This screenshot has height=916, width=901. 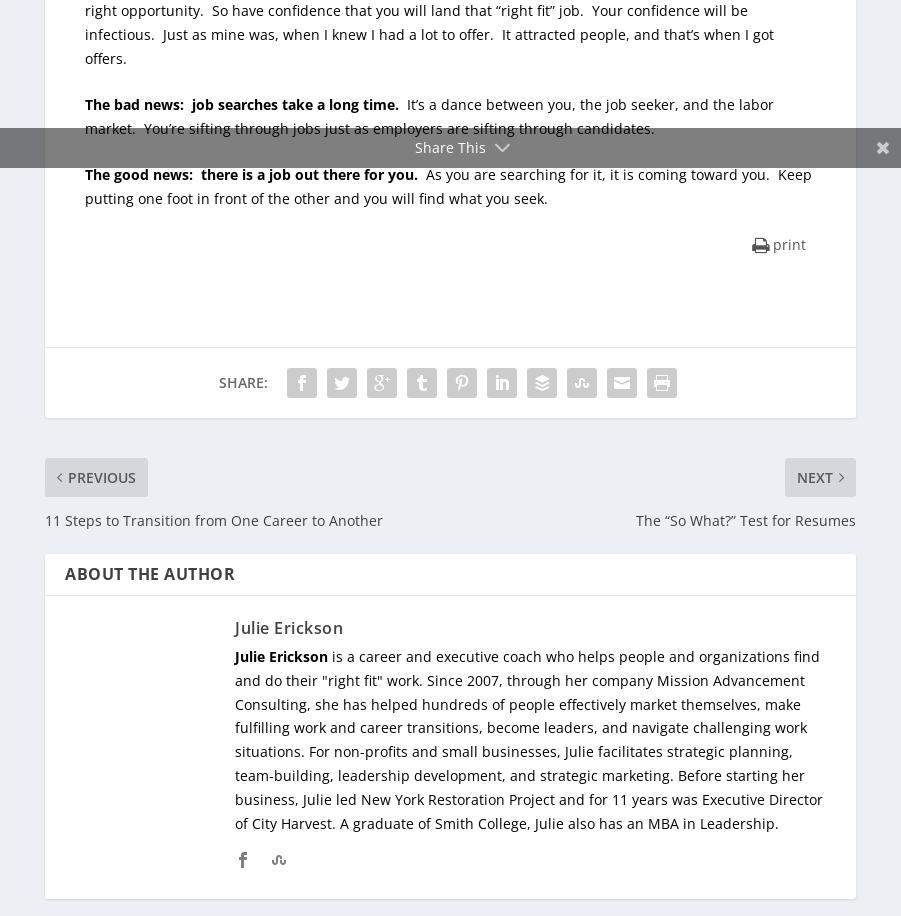 I want to click on 'Share:', so click(x=217, y=381).